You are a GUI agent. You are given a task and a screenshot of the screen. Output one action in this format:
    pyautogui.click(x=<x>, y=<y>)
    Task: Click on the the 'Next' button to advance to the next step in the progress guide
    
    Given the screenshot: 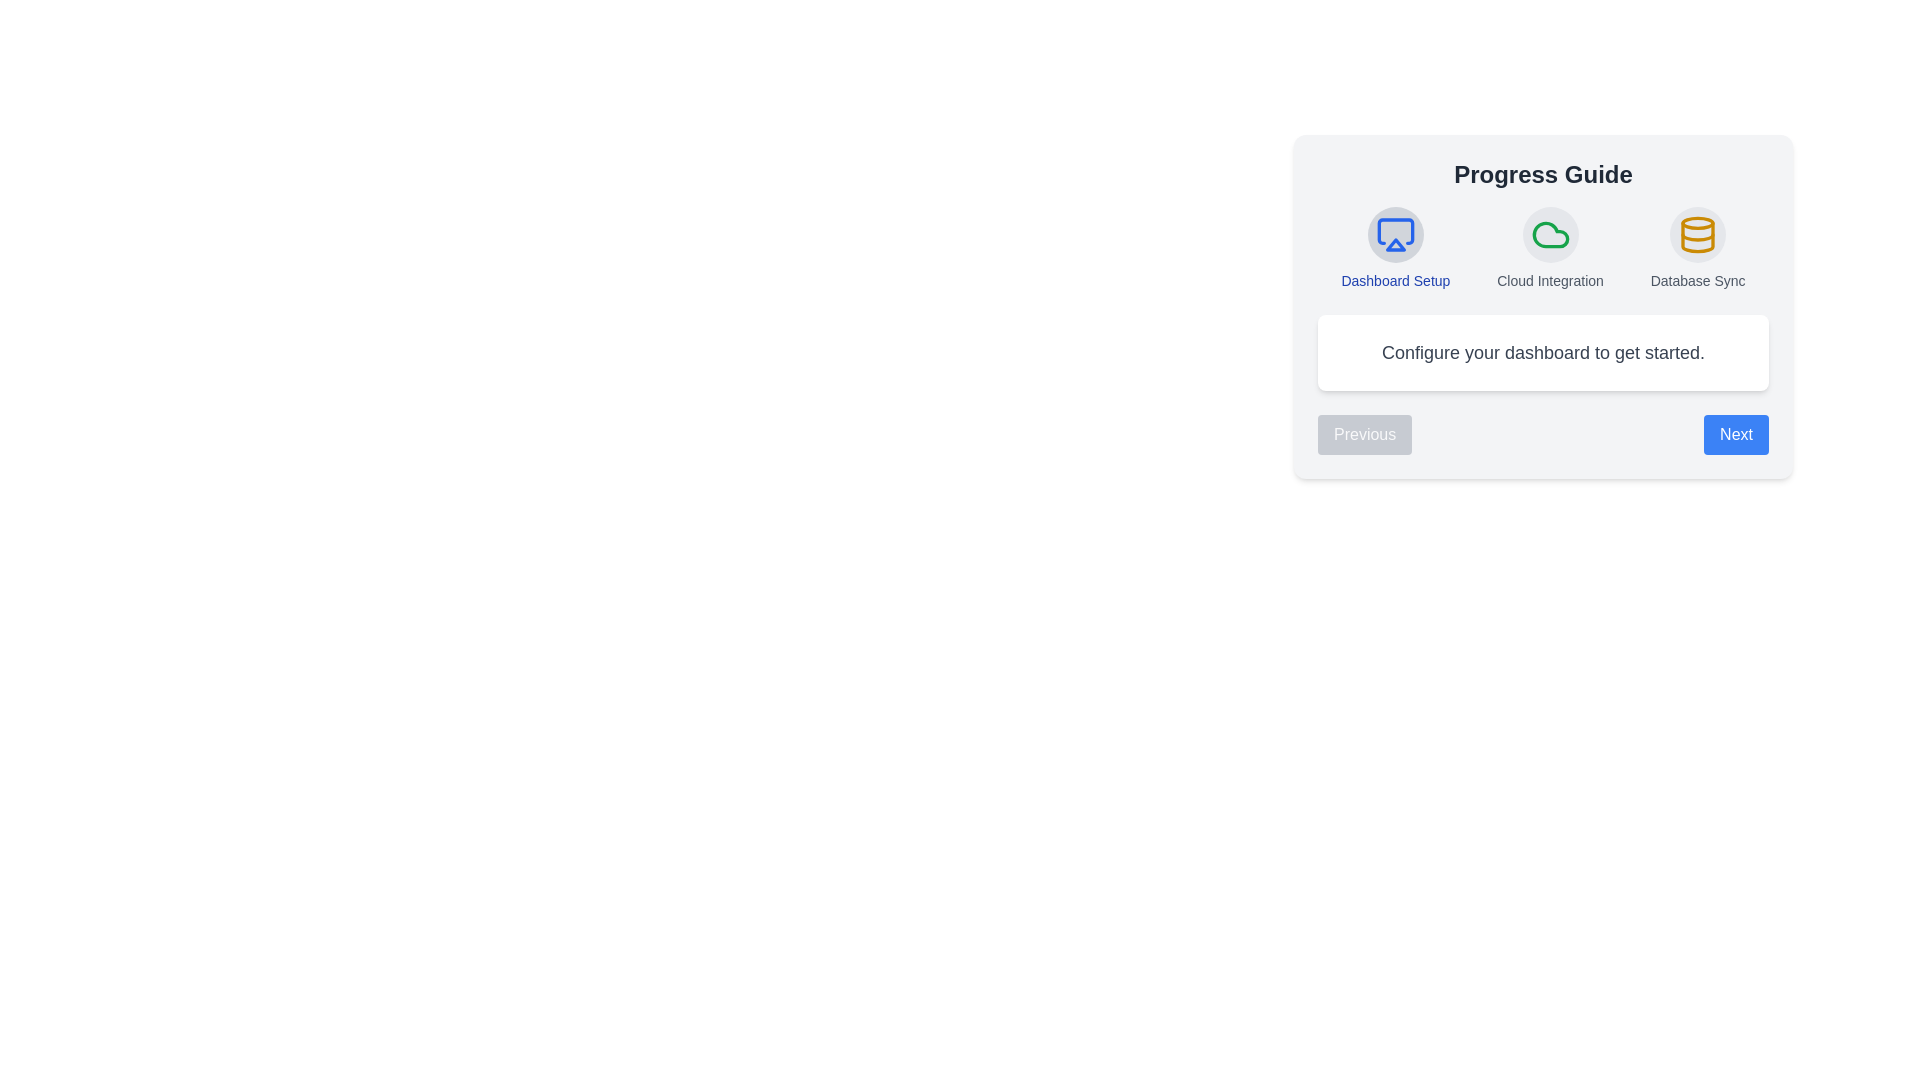 What is the action you would take?
    pyautogui.click(x=1735, y=434)
    